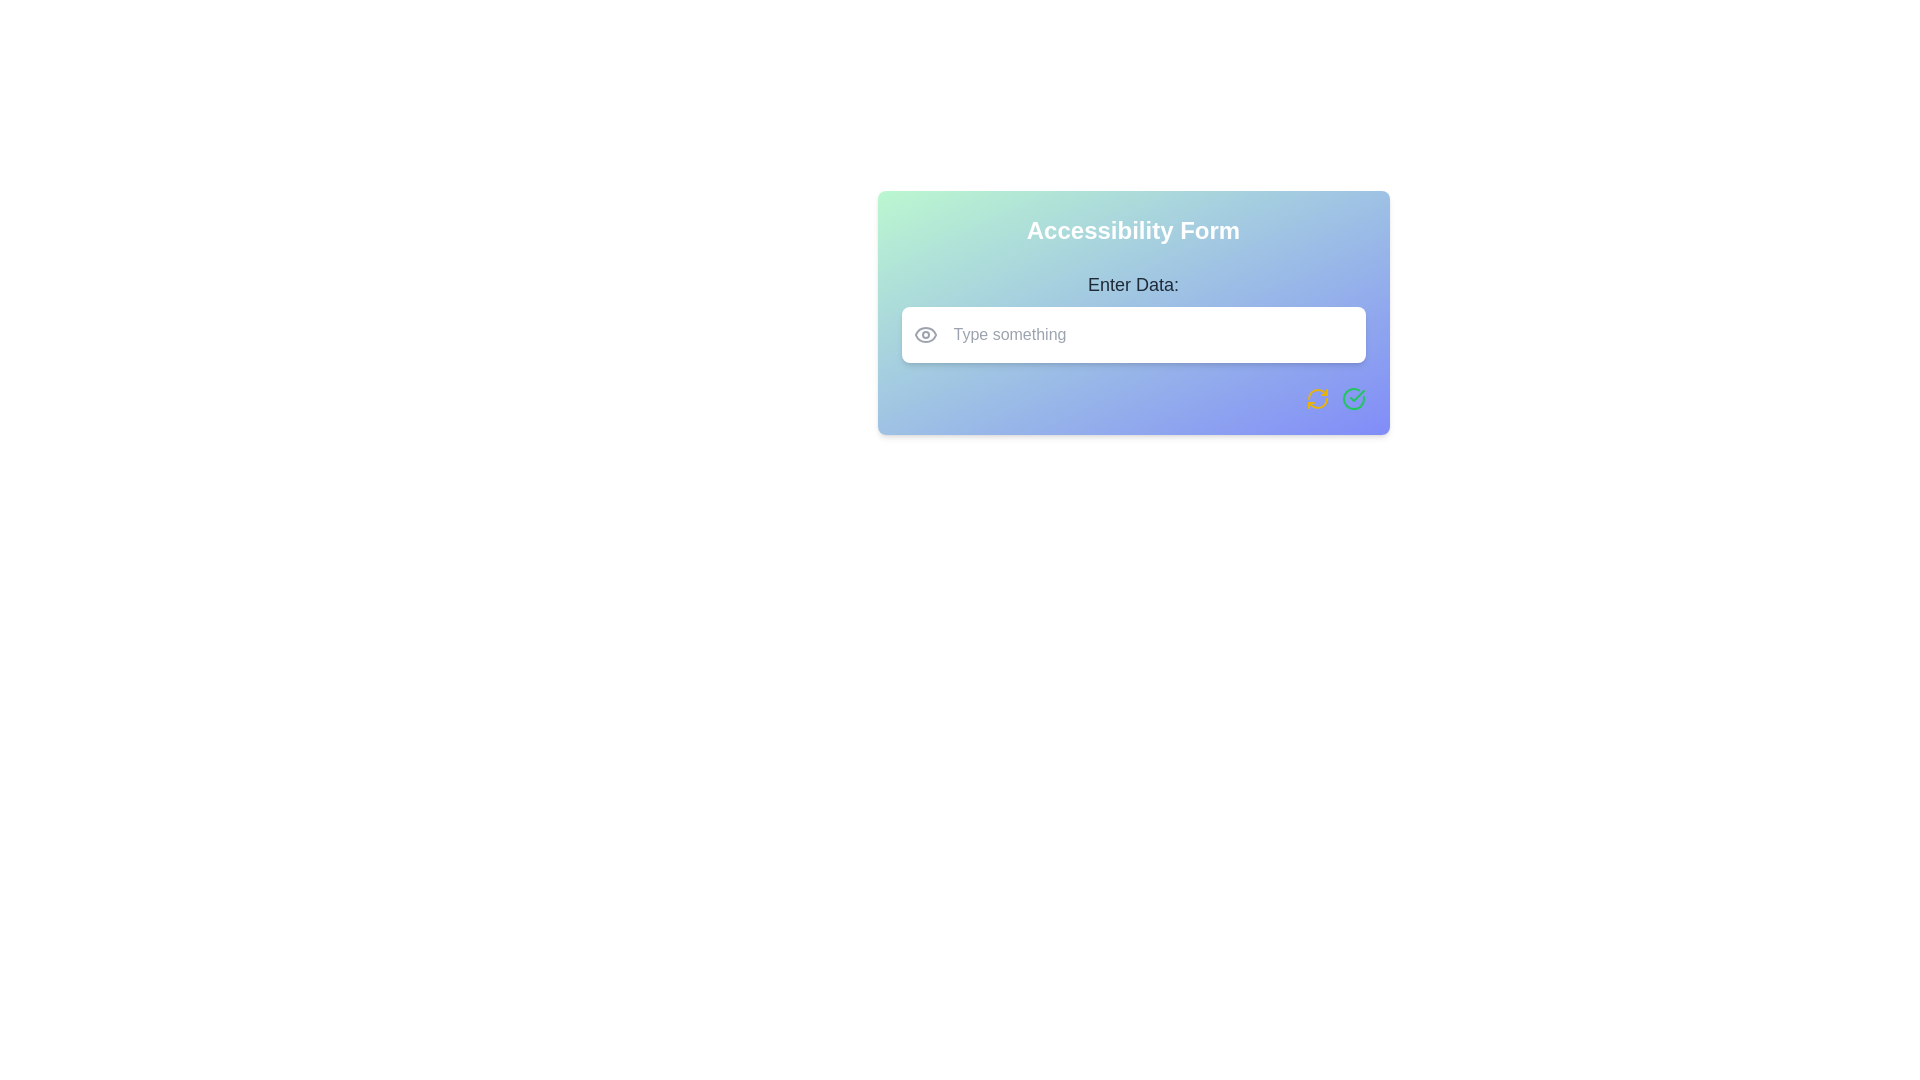  I want to click on text label 'Enter Data:' which is styled in bold and displayed above an input text box, so click(1133, 285).